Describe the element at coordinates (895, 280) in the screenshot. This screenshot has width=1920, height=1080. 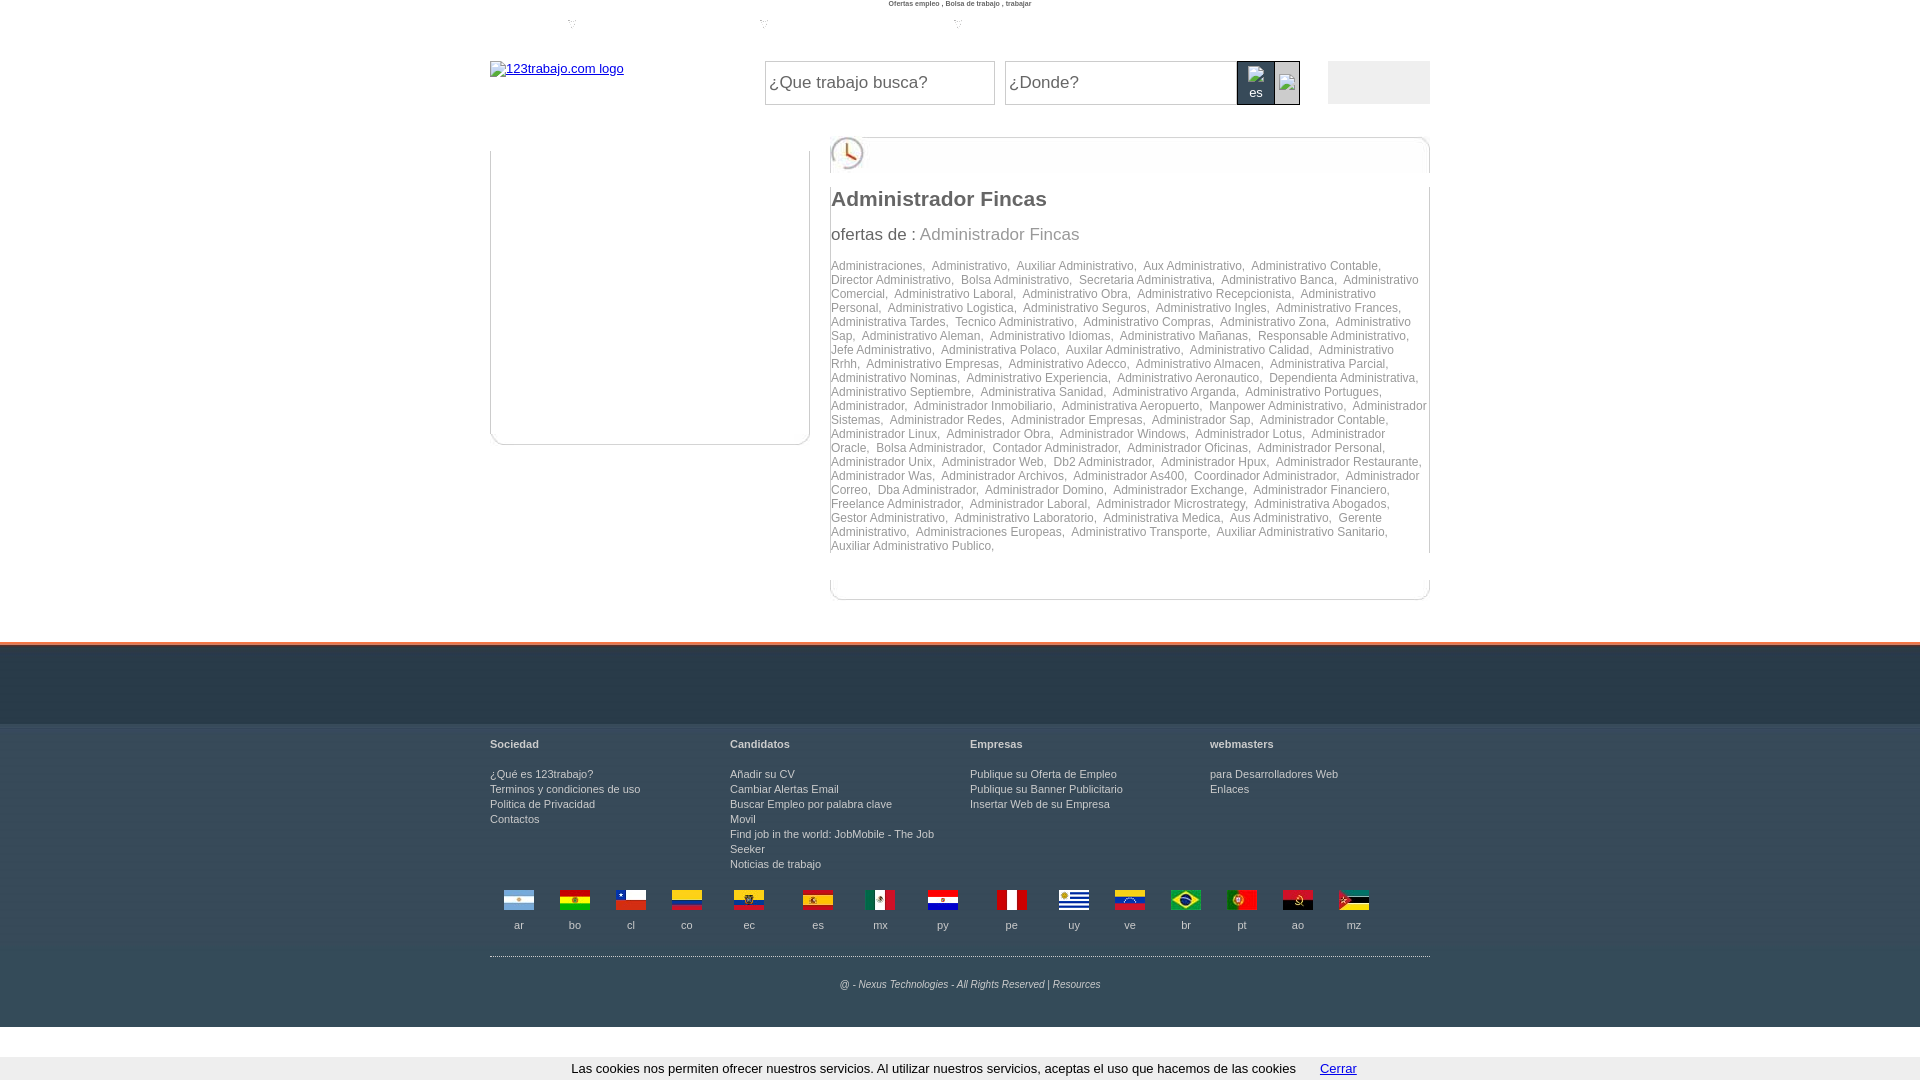
I see `'Director Administrativo, '` at that location.